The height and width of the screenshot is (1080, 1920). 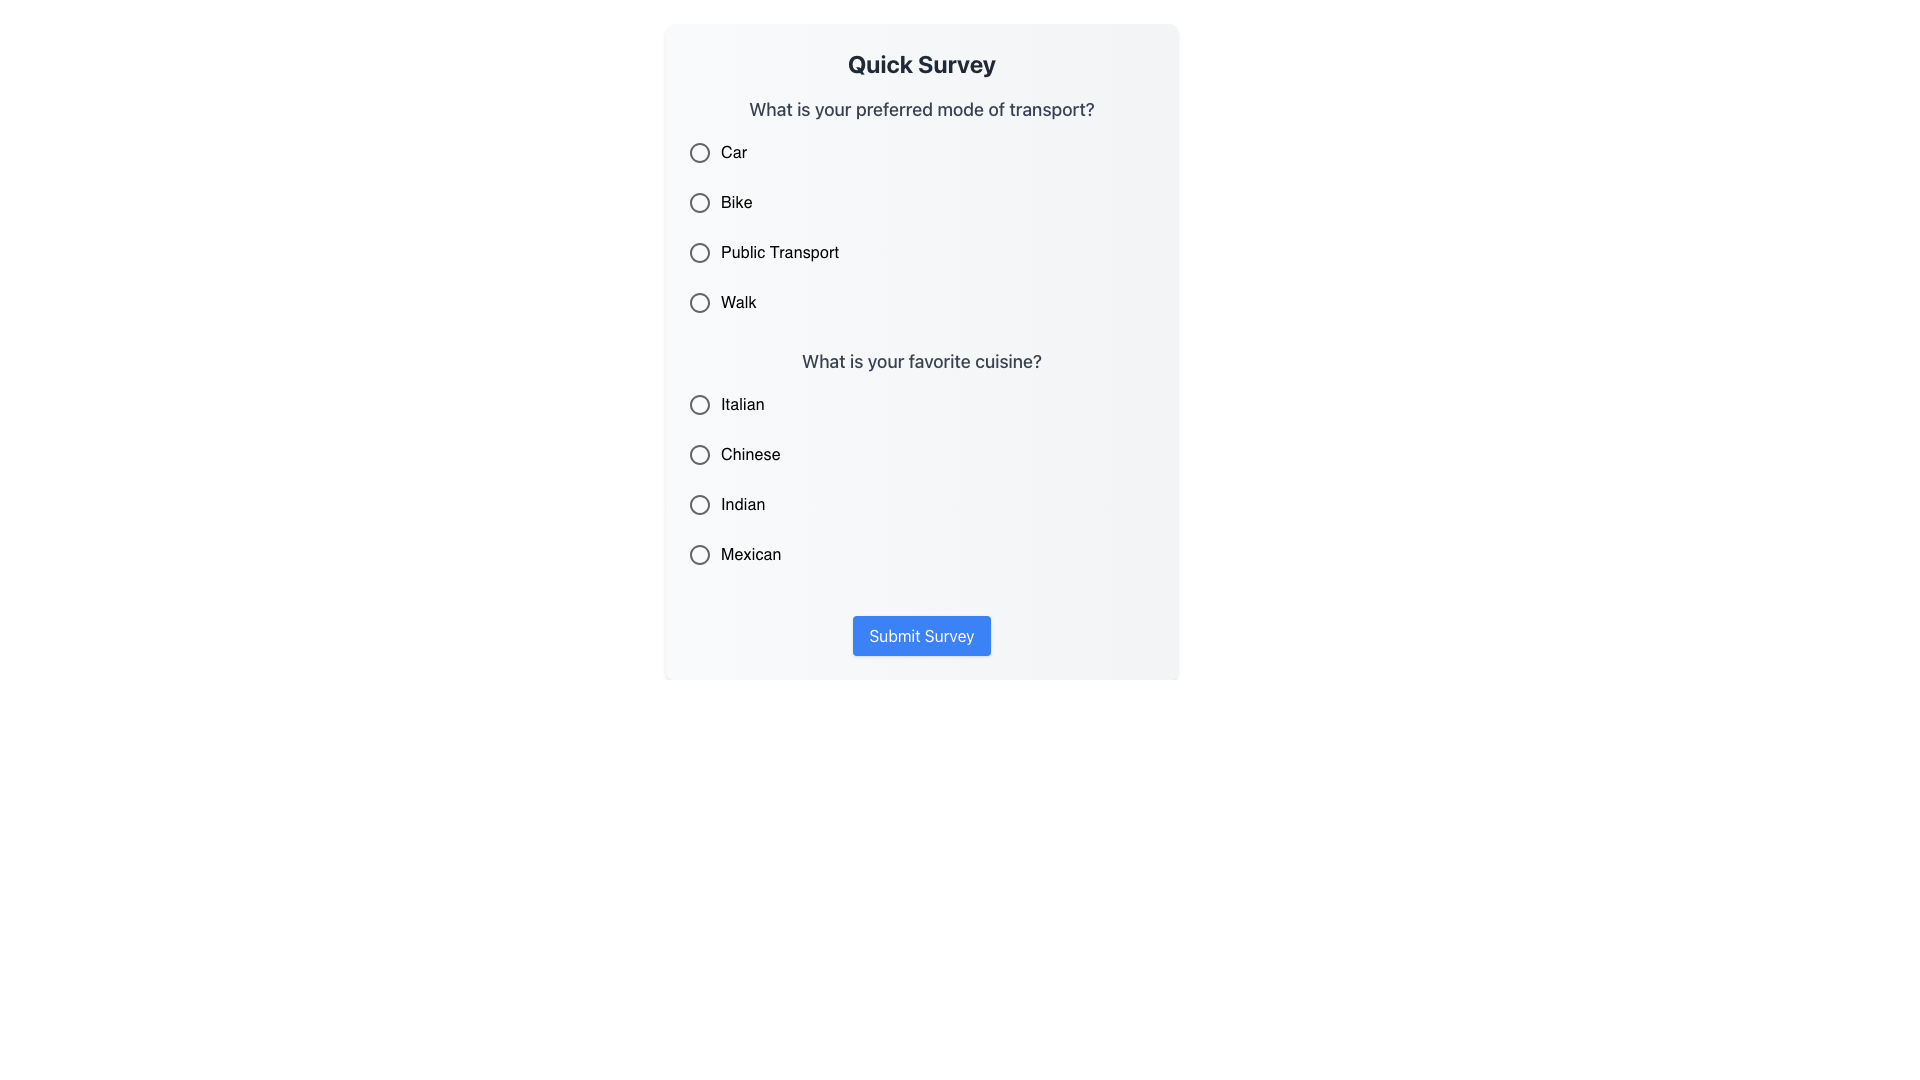 I want to click on text heading 'Quick Survey' displayed in bold and large font size, positioned directly above the survey questions, so click(x=920, y=63).